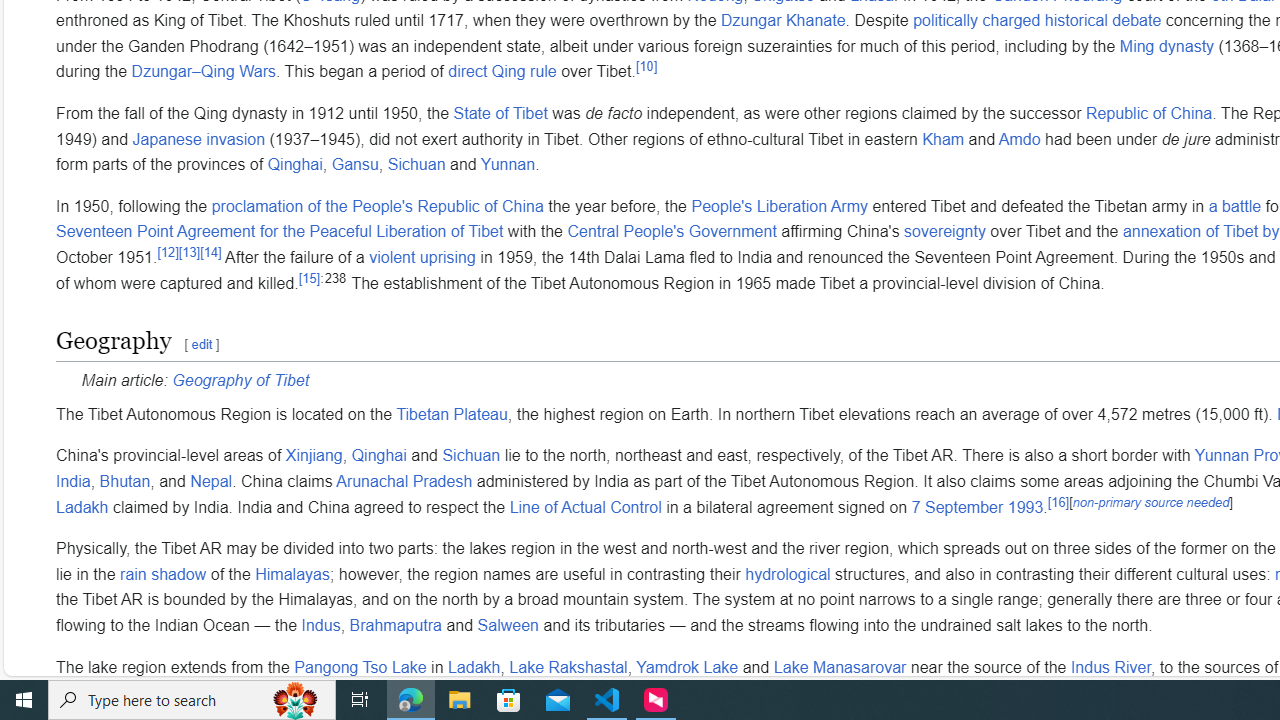  I want to click on '[10]', so click(646, 65).